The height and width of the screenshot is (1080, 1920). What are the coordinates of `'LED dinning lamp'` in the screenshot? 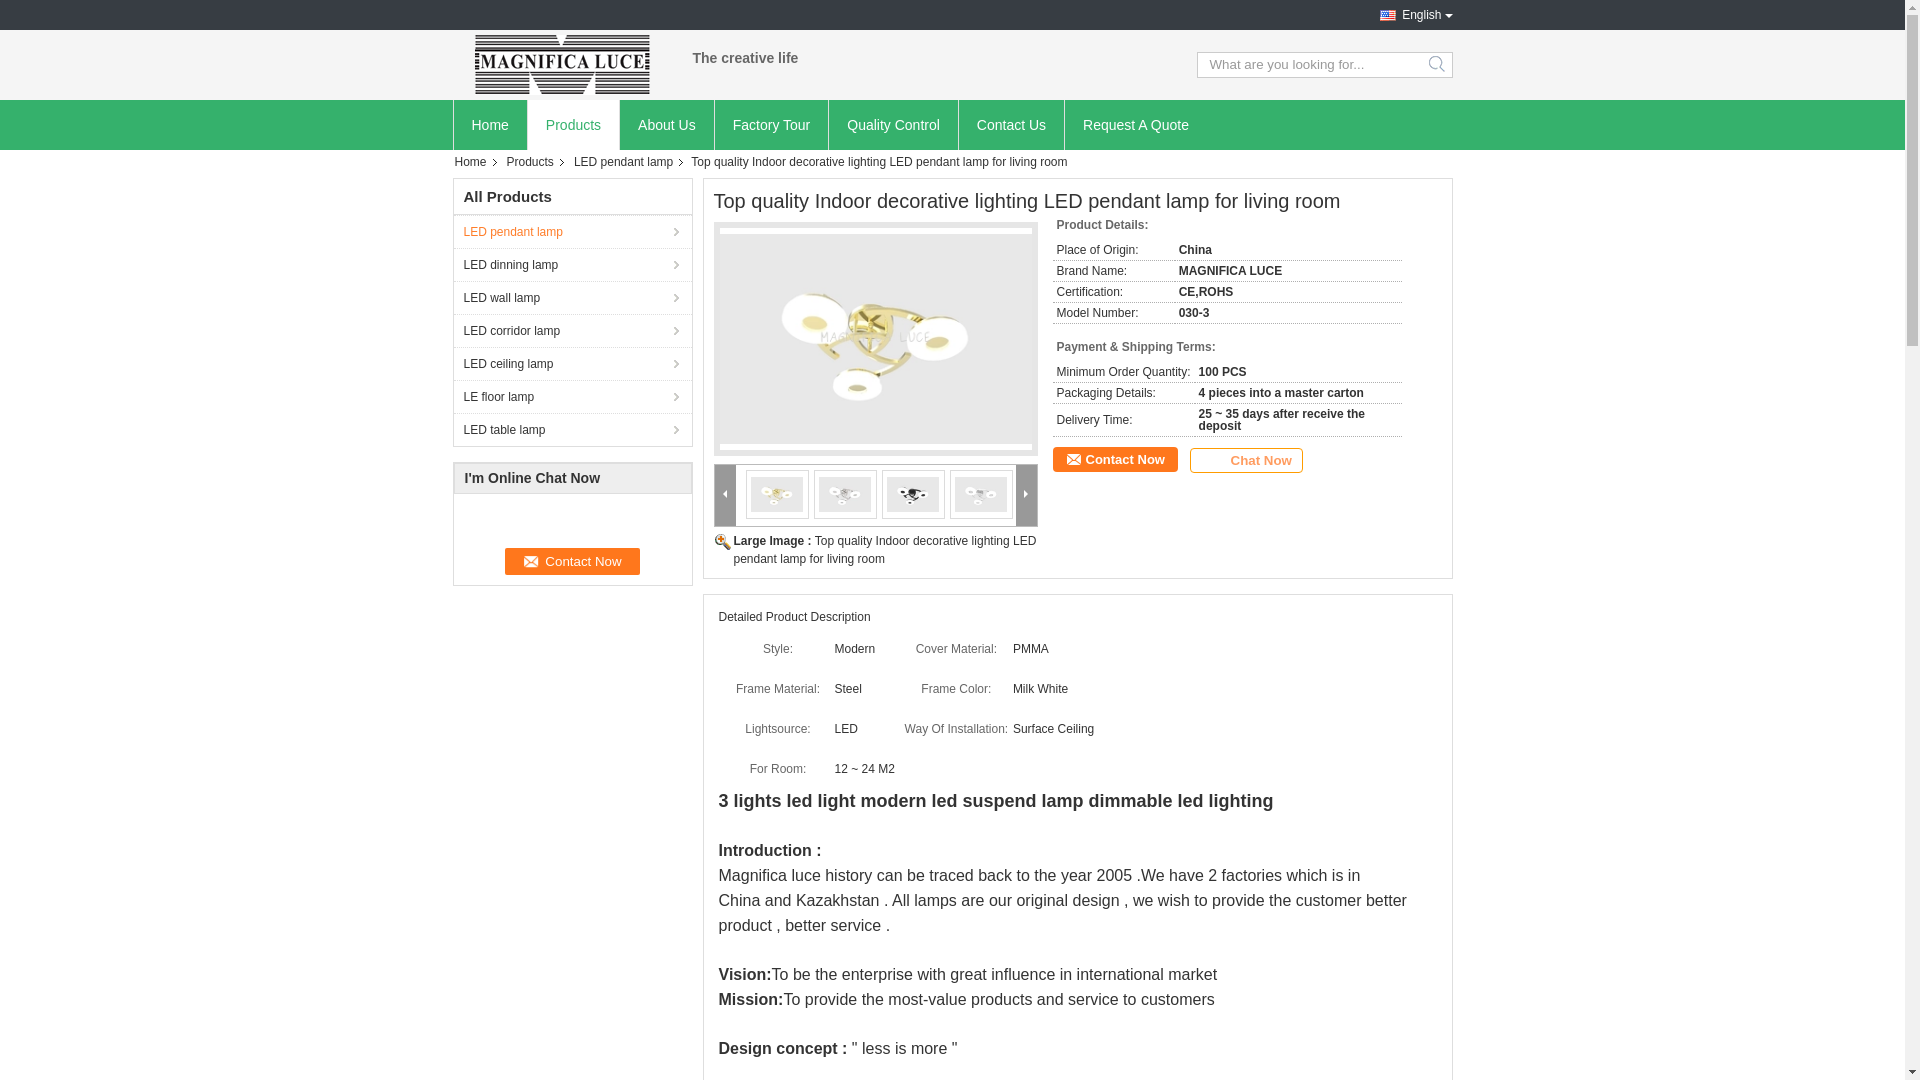 It's located at (571, 263).